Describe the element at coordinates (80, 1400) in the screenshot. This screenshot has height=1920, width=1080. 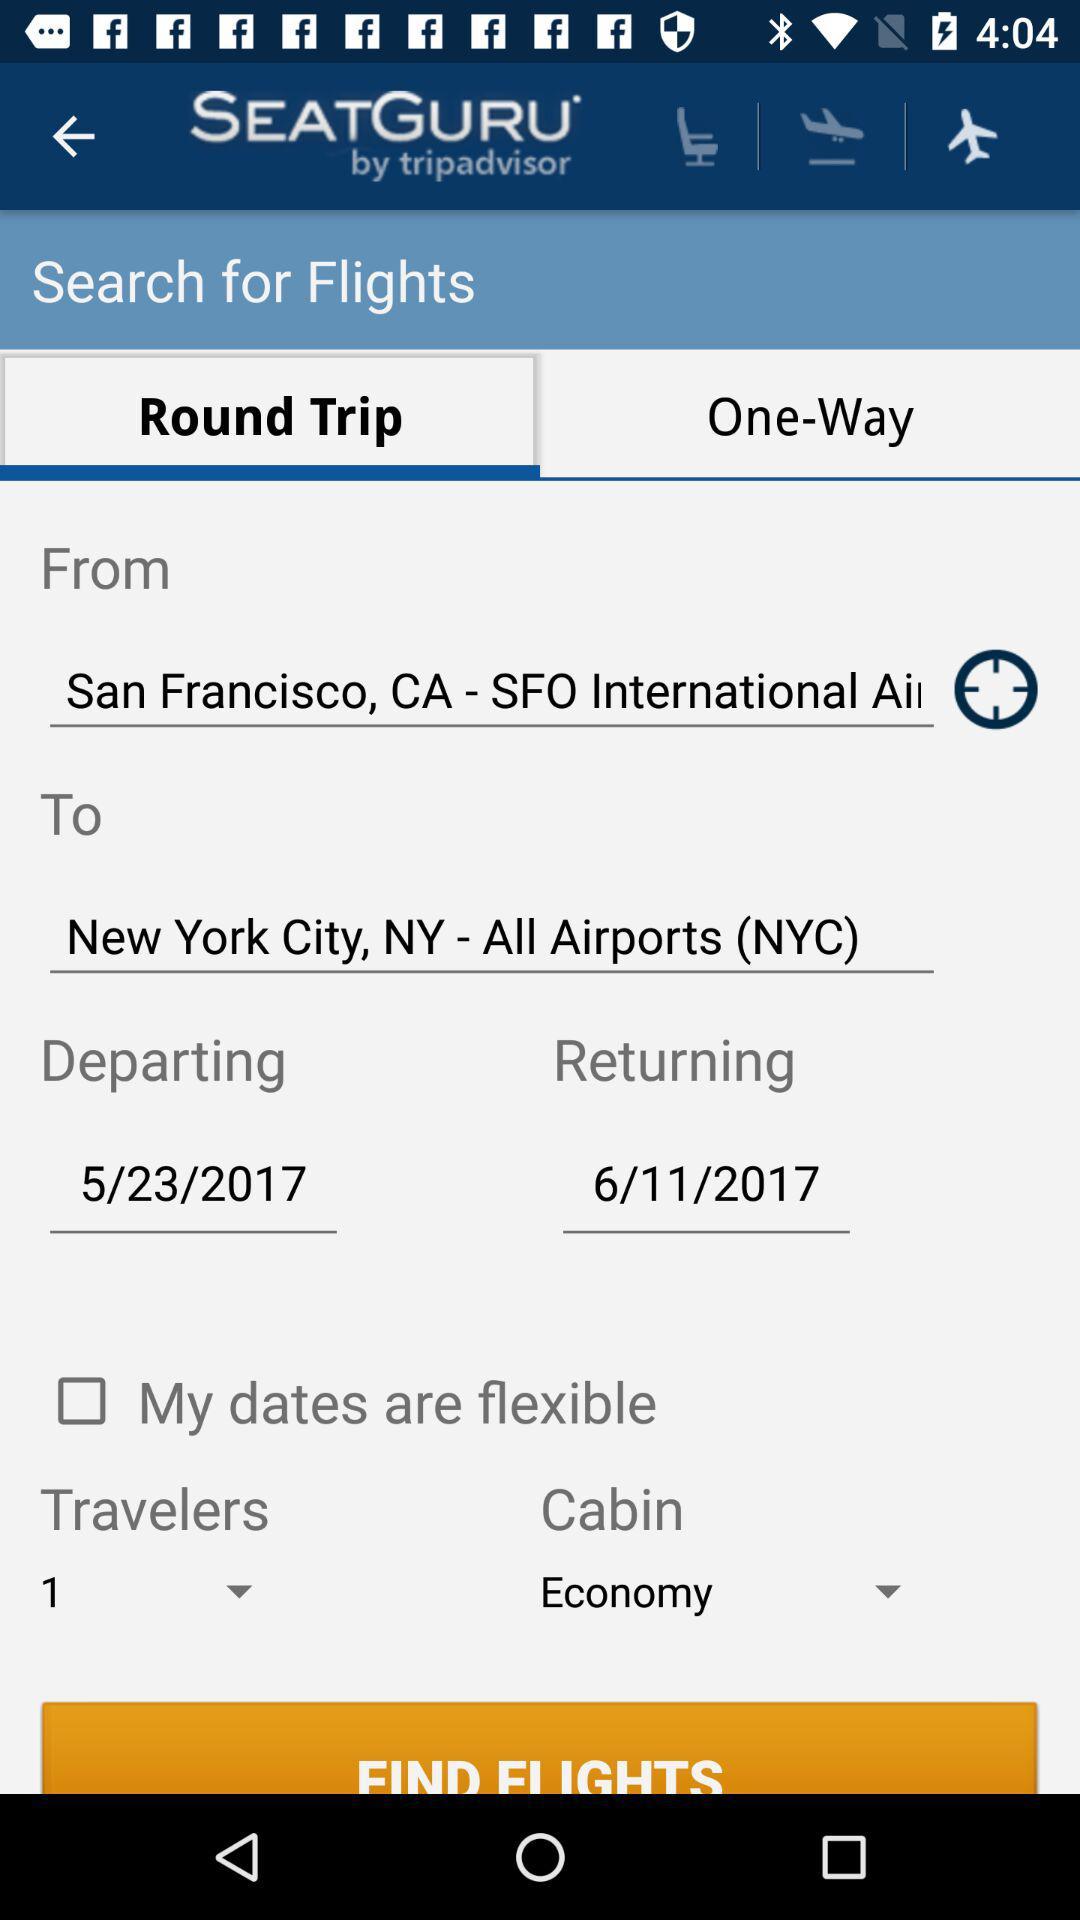
I see `enable my dates are flexible` at that location.